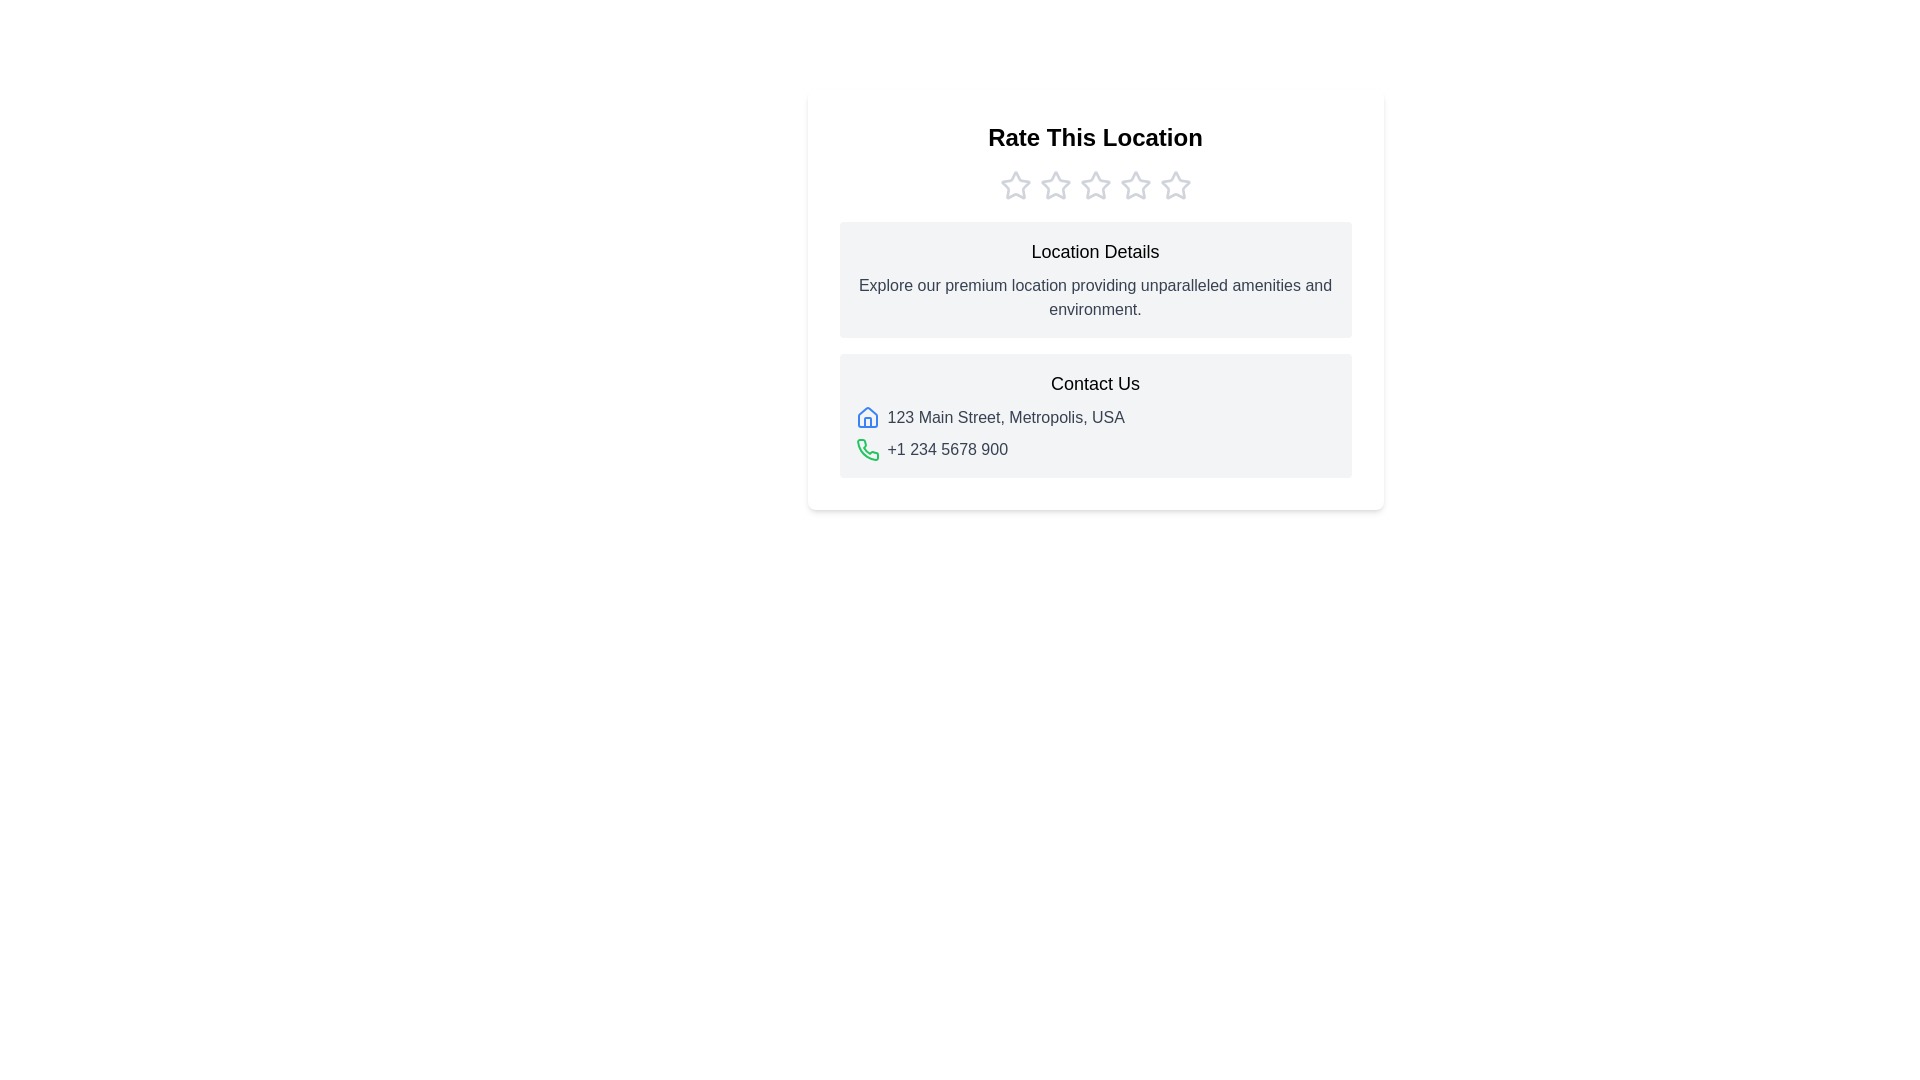  Describe the element at coordinates (867, 416) in the screenshot. I see `the outlined house-shaped icon with rounded lines and blue color, located in the 'Contact Us' section next to the address '123 Main Street, Metropolis, USA'` at that location.